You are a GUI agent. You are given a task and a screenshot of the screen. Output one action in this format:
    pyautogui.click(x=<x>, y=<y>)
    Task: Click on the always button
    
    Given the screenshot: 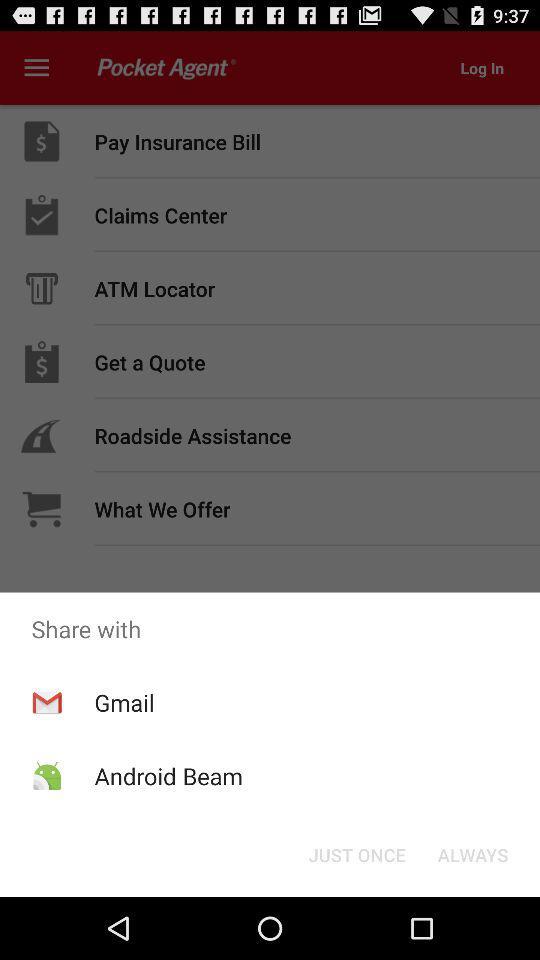 What is the action you would take?
    pyautogui.click(x=472, y=853)
    